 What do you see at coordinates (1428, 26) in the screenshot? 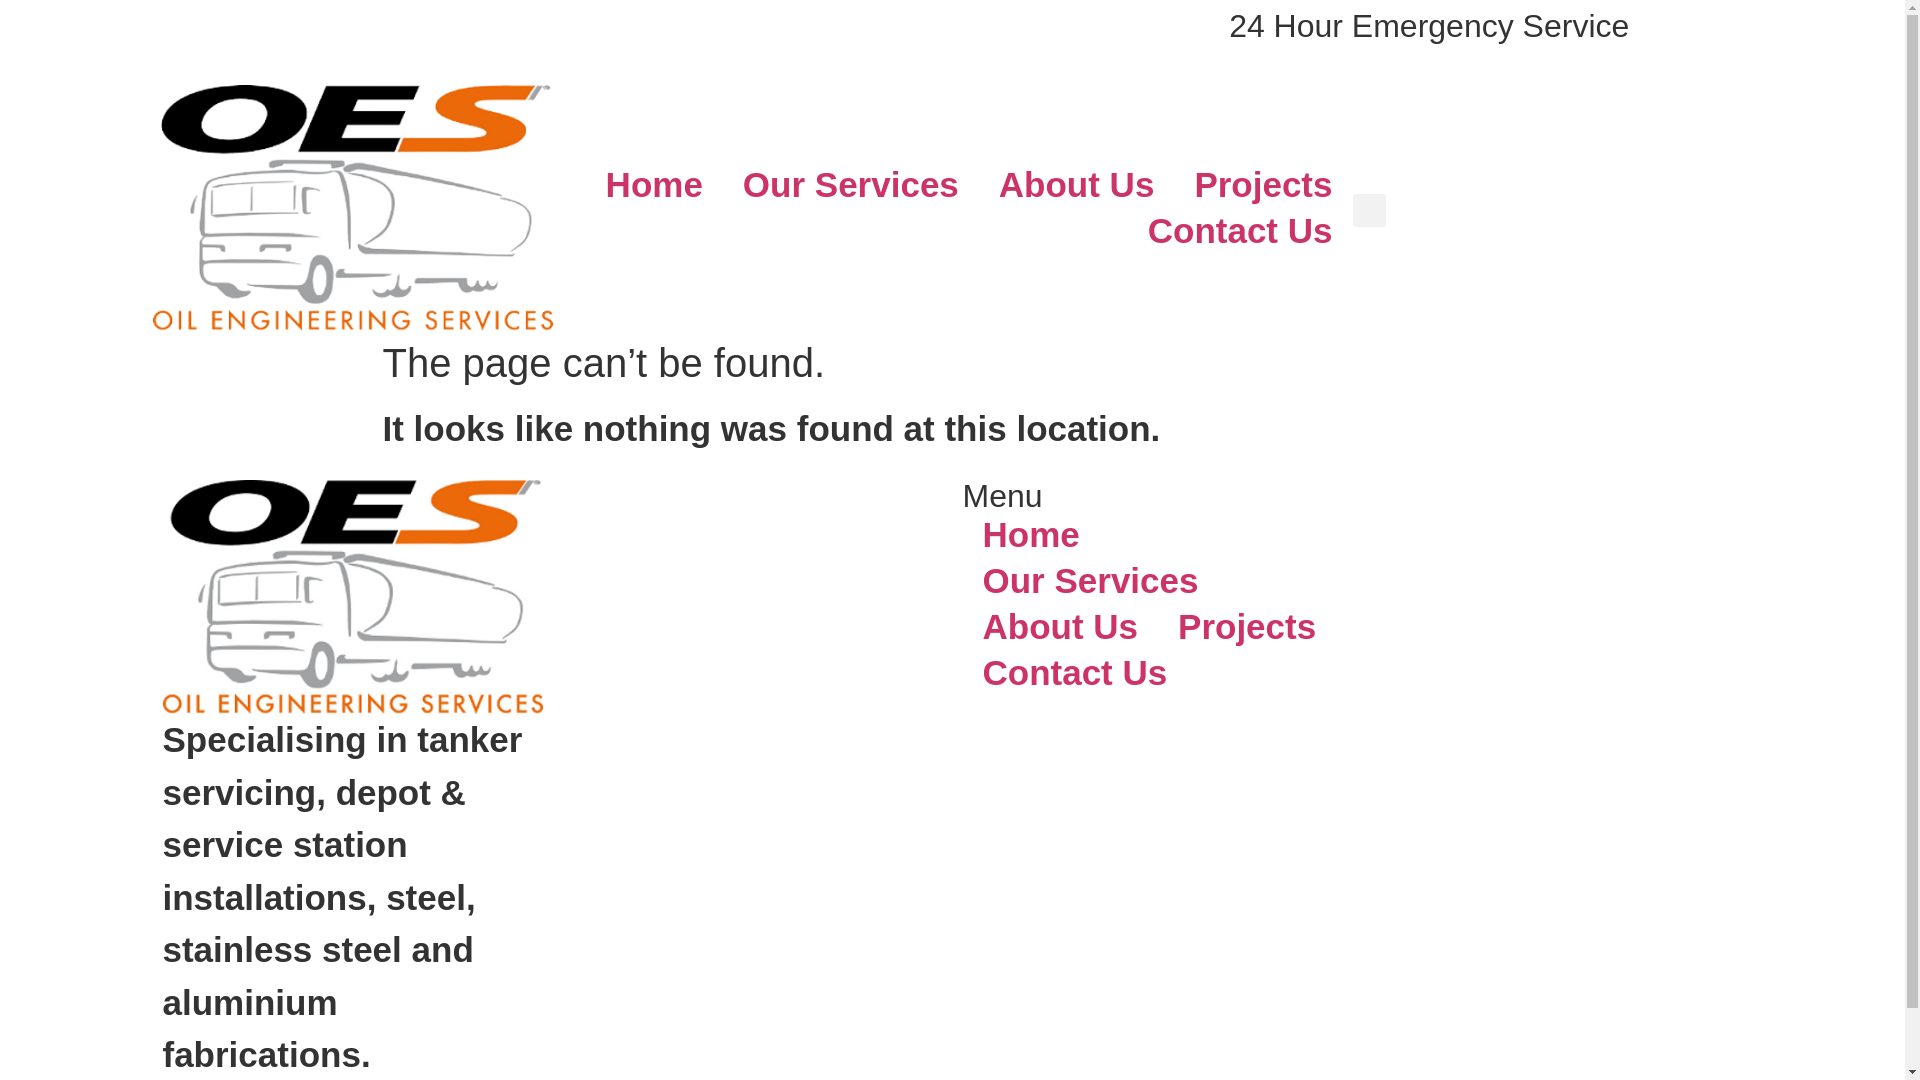
I see `'24 Hour Emergency Service'` at bounding box center [1428, 26].